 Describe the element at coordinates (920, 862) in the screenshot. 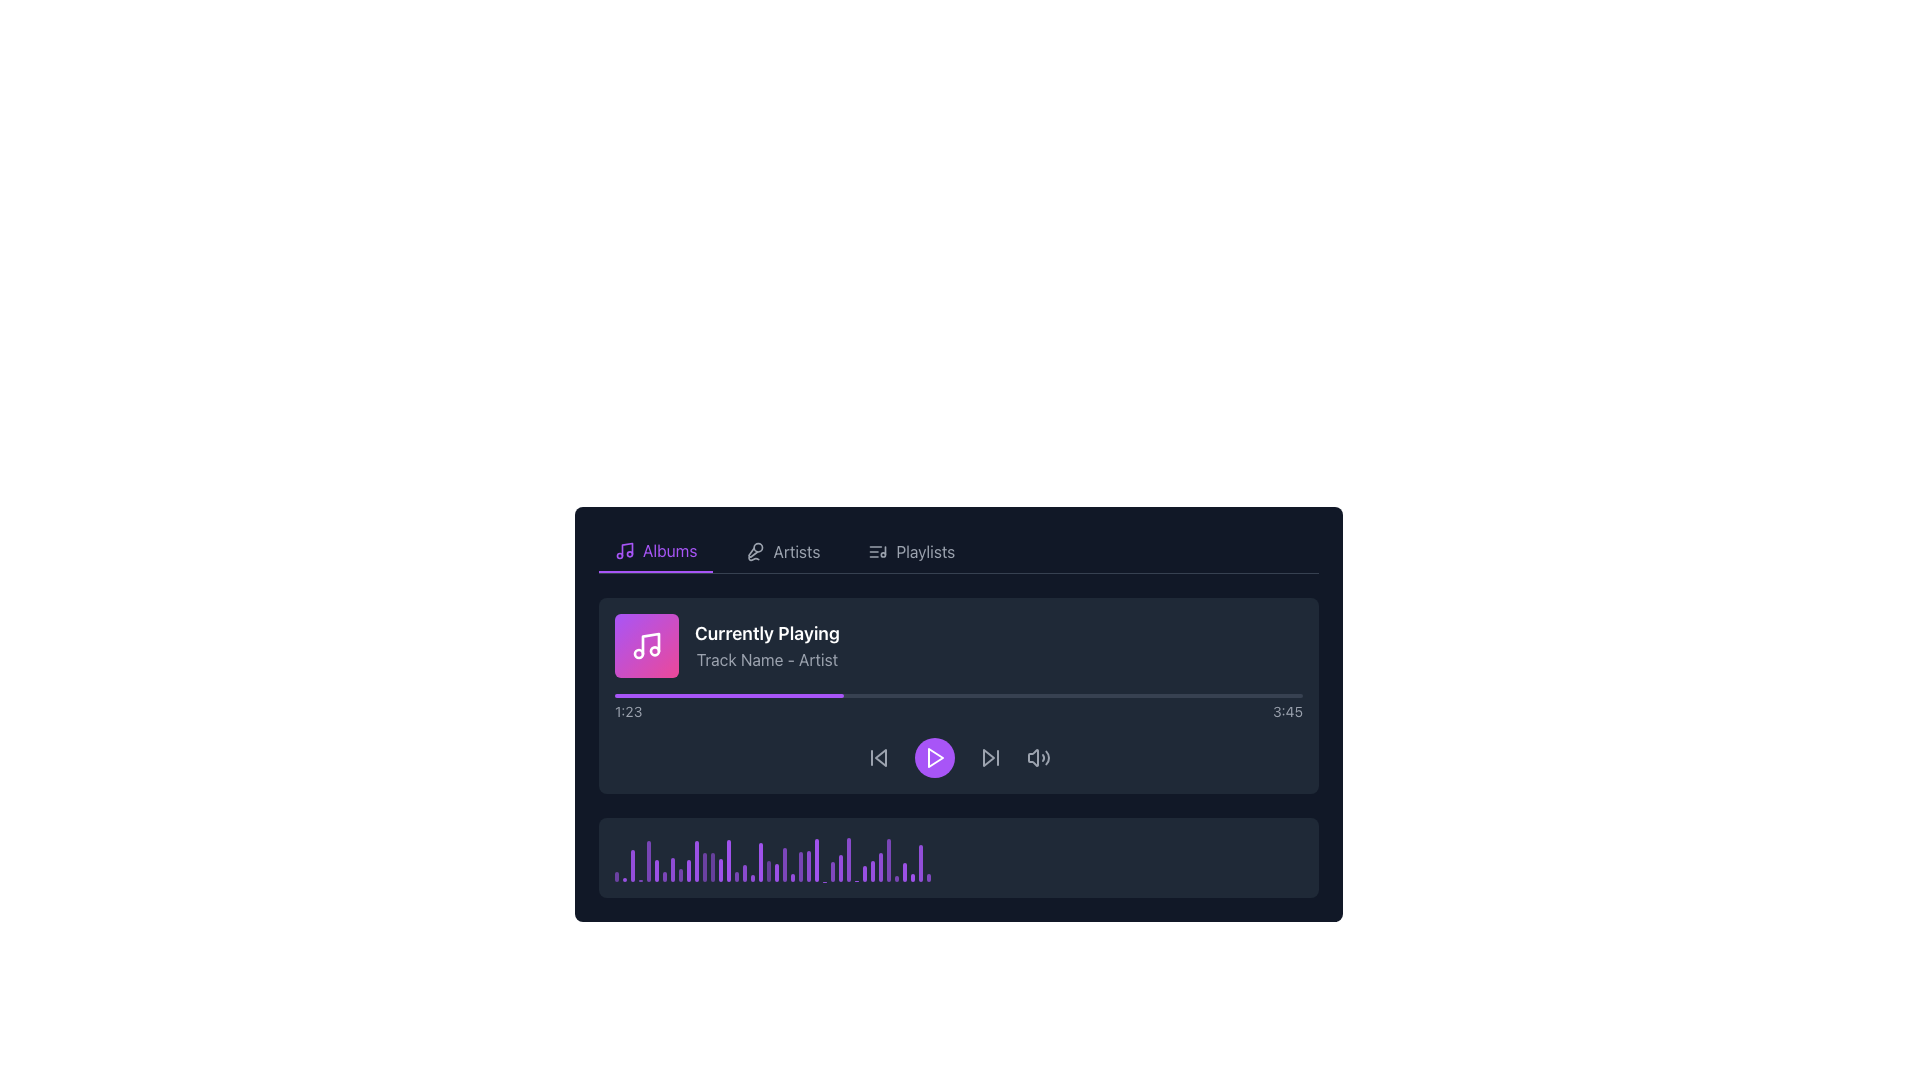

I see `the thin vertical purple bar with rounded edges located at the lower section of the interface beneath the playback controls` at that location.